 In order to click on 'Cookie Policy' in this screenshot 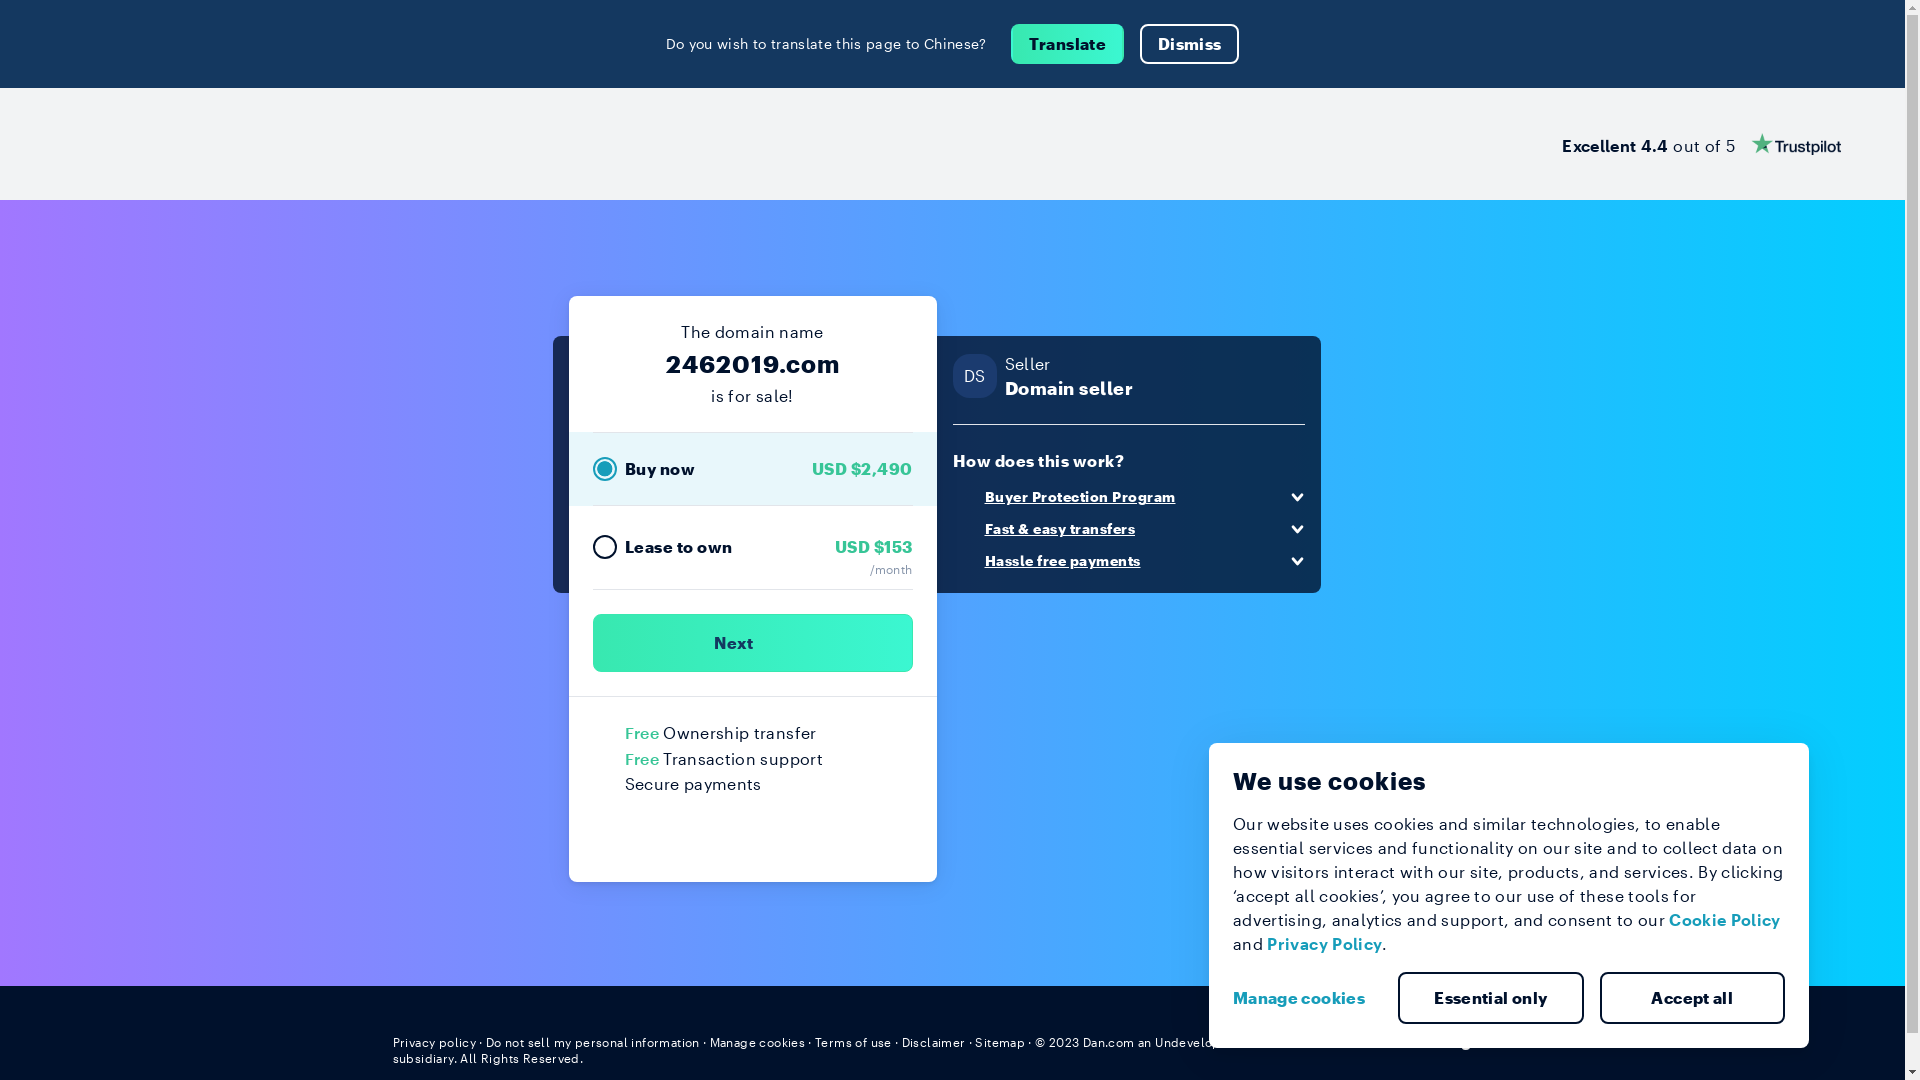, I will do `click(1723, 919)`.